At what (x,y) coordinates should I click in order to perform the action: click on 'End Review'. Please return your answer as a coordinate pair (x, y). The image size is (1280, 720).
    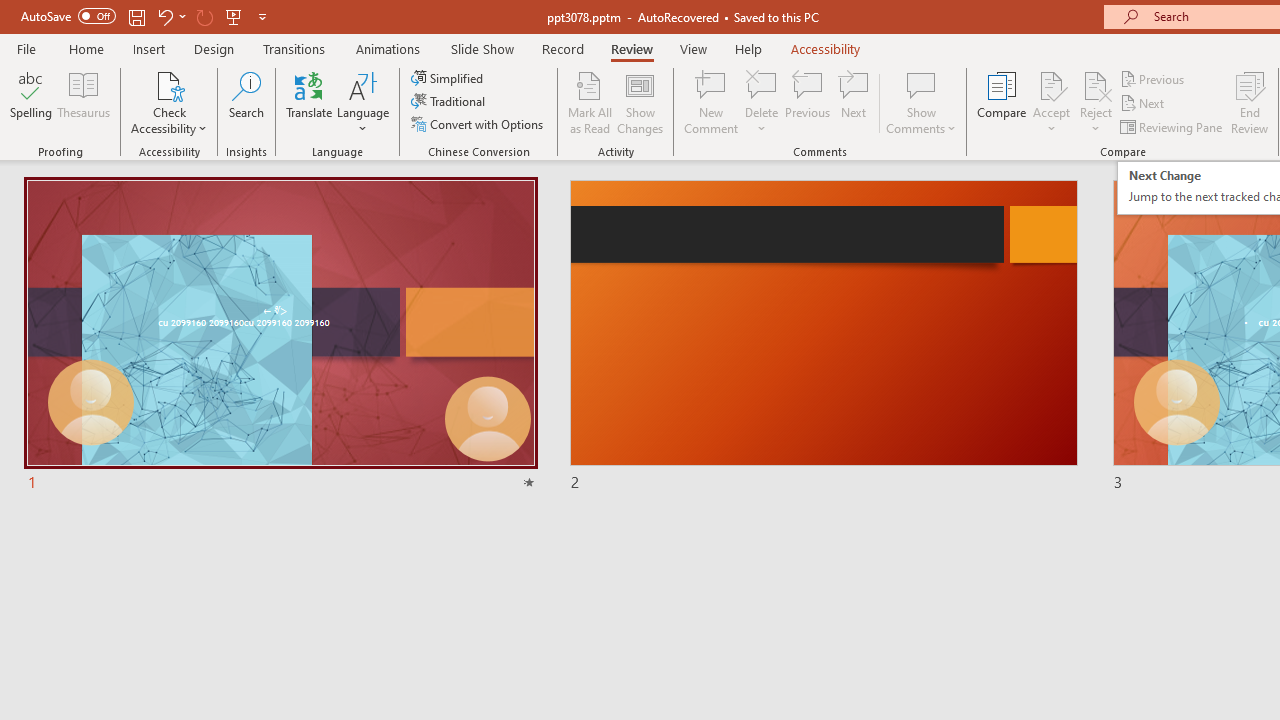
    Looking at the image, I should click on (1248, 103).